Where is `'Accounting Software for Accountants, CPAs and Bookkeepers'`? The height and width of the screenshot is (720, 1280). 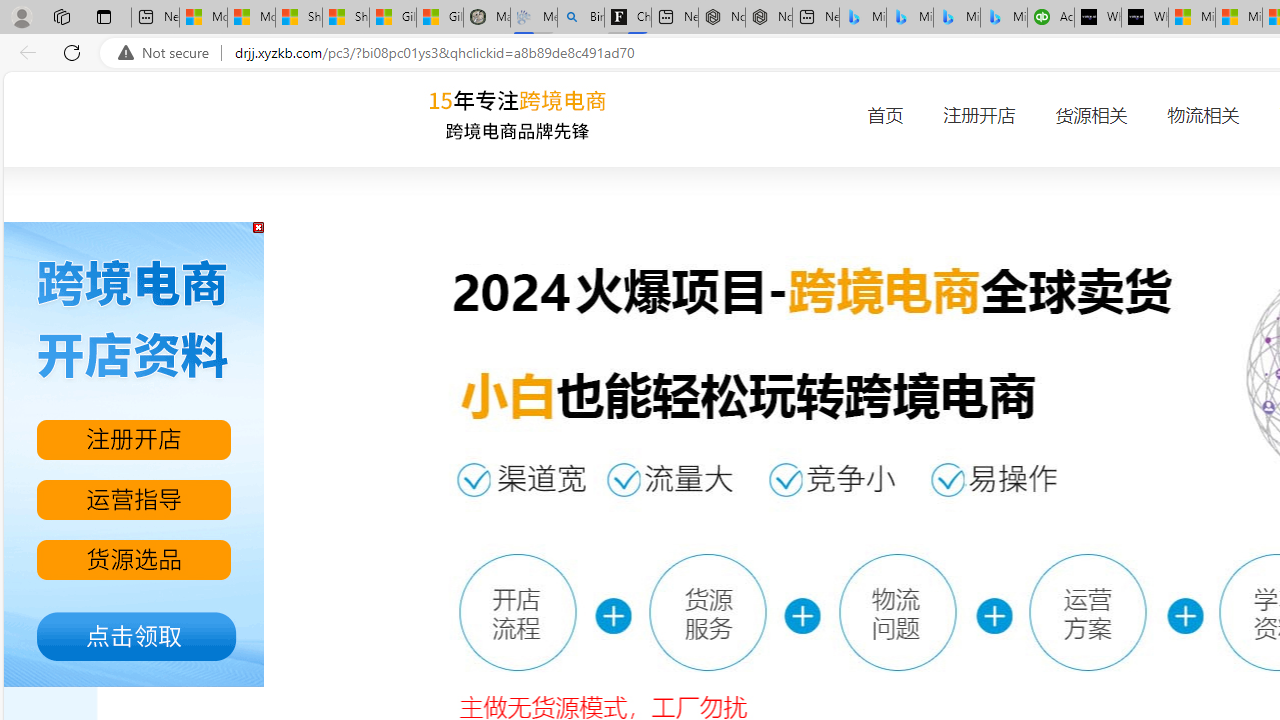 'Accounting Software for Accountants, CPAs and Bookkeepers' is located at coordinates (1049, 17).